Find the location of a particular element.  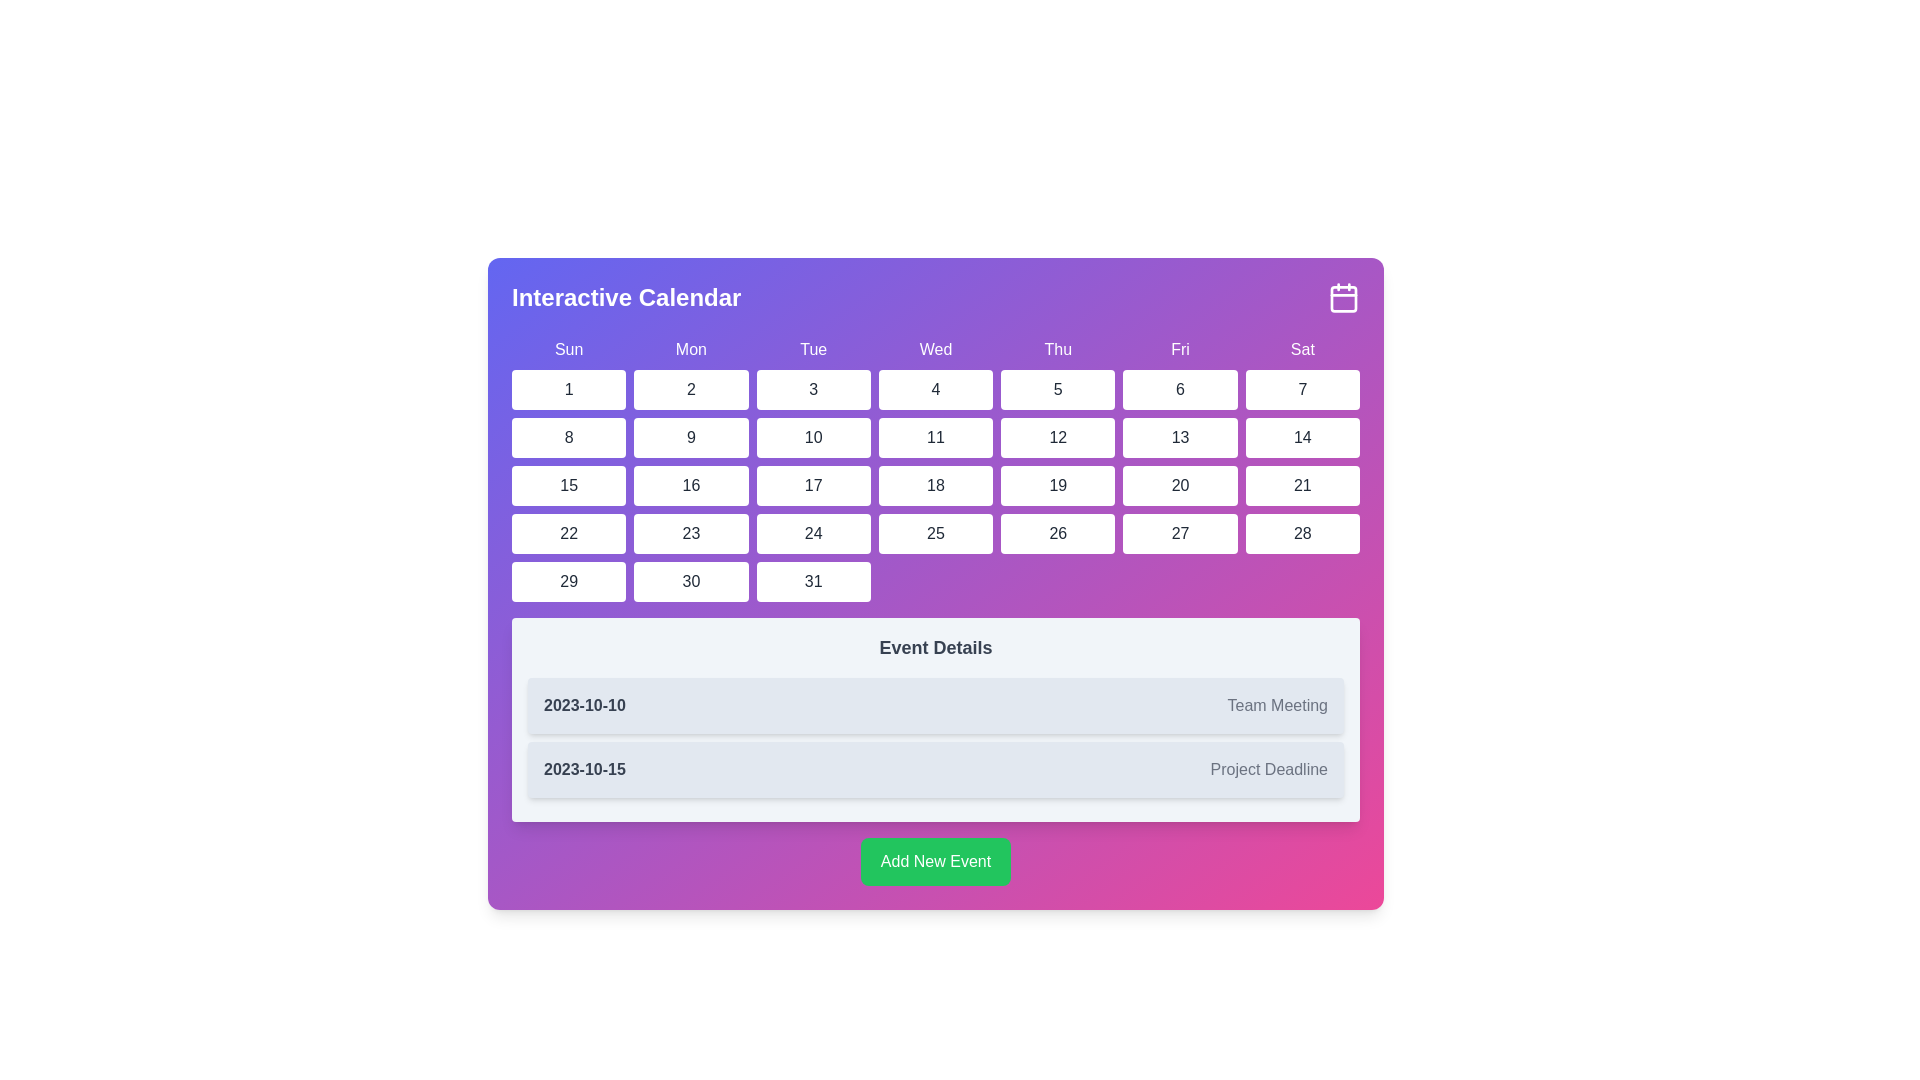

the clickable calendar day cell displaying the number '29' is located at coordinates (568, 582).